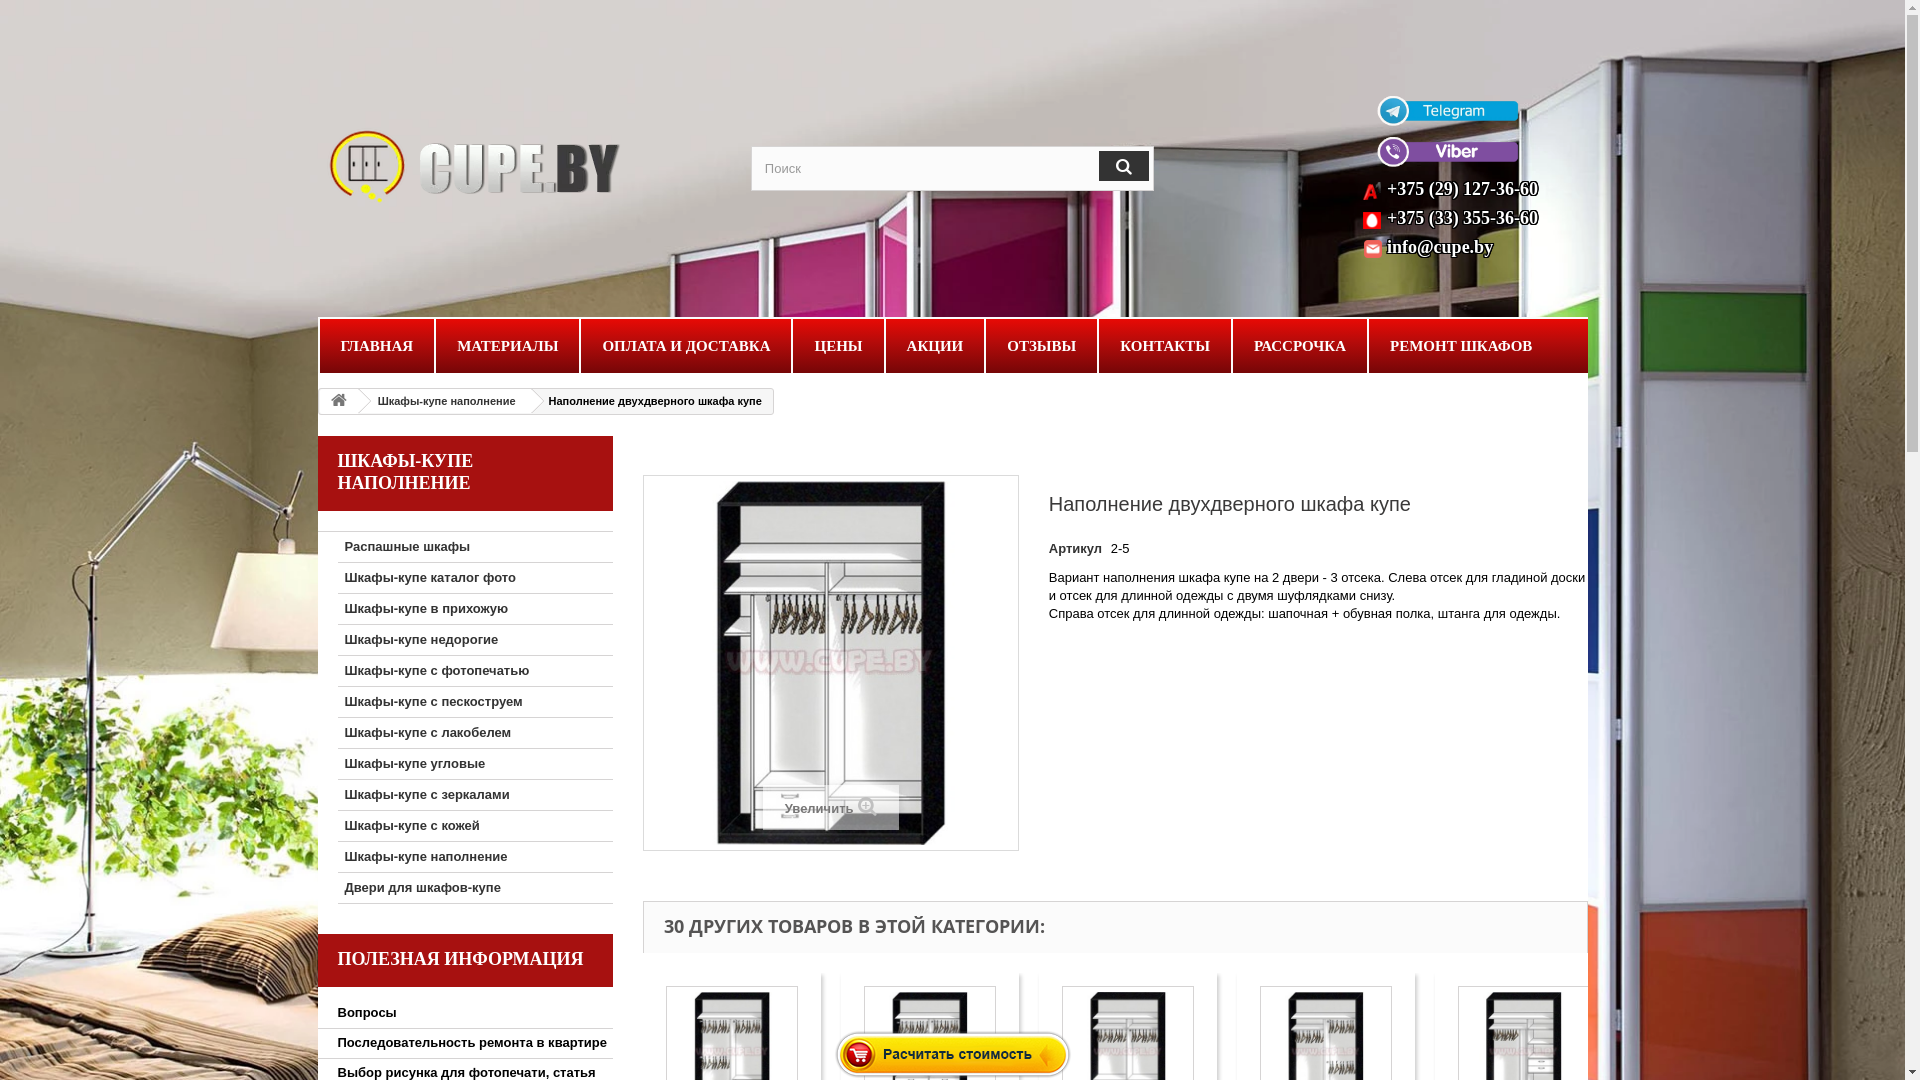 Image resolution: width=1920 pixels, height=1080 pixels. I want to click on 'info@cupe.by', so click(1386, 245).